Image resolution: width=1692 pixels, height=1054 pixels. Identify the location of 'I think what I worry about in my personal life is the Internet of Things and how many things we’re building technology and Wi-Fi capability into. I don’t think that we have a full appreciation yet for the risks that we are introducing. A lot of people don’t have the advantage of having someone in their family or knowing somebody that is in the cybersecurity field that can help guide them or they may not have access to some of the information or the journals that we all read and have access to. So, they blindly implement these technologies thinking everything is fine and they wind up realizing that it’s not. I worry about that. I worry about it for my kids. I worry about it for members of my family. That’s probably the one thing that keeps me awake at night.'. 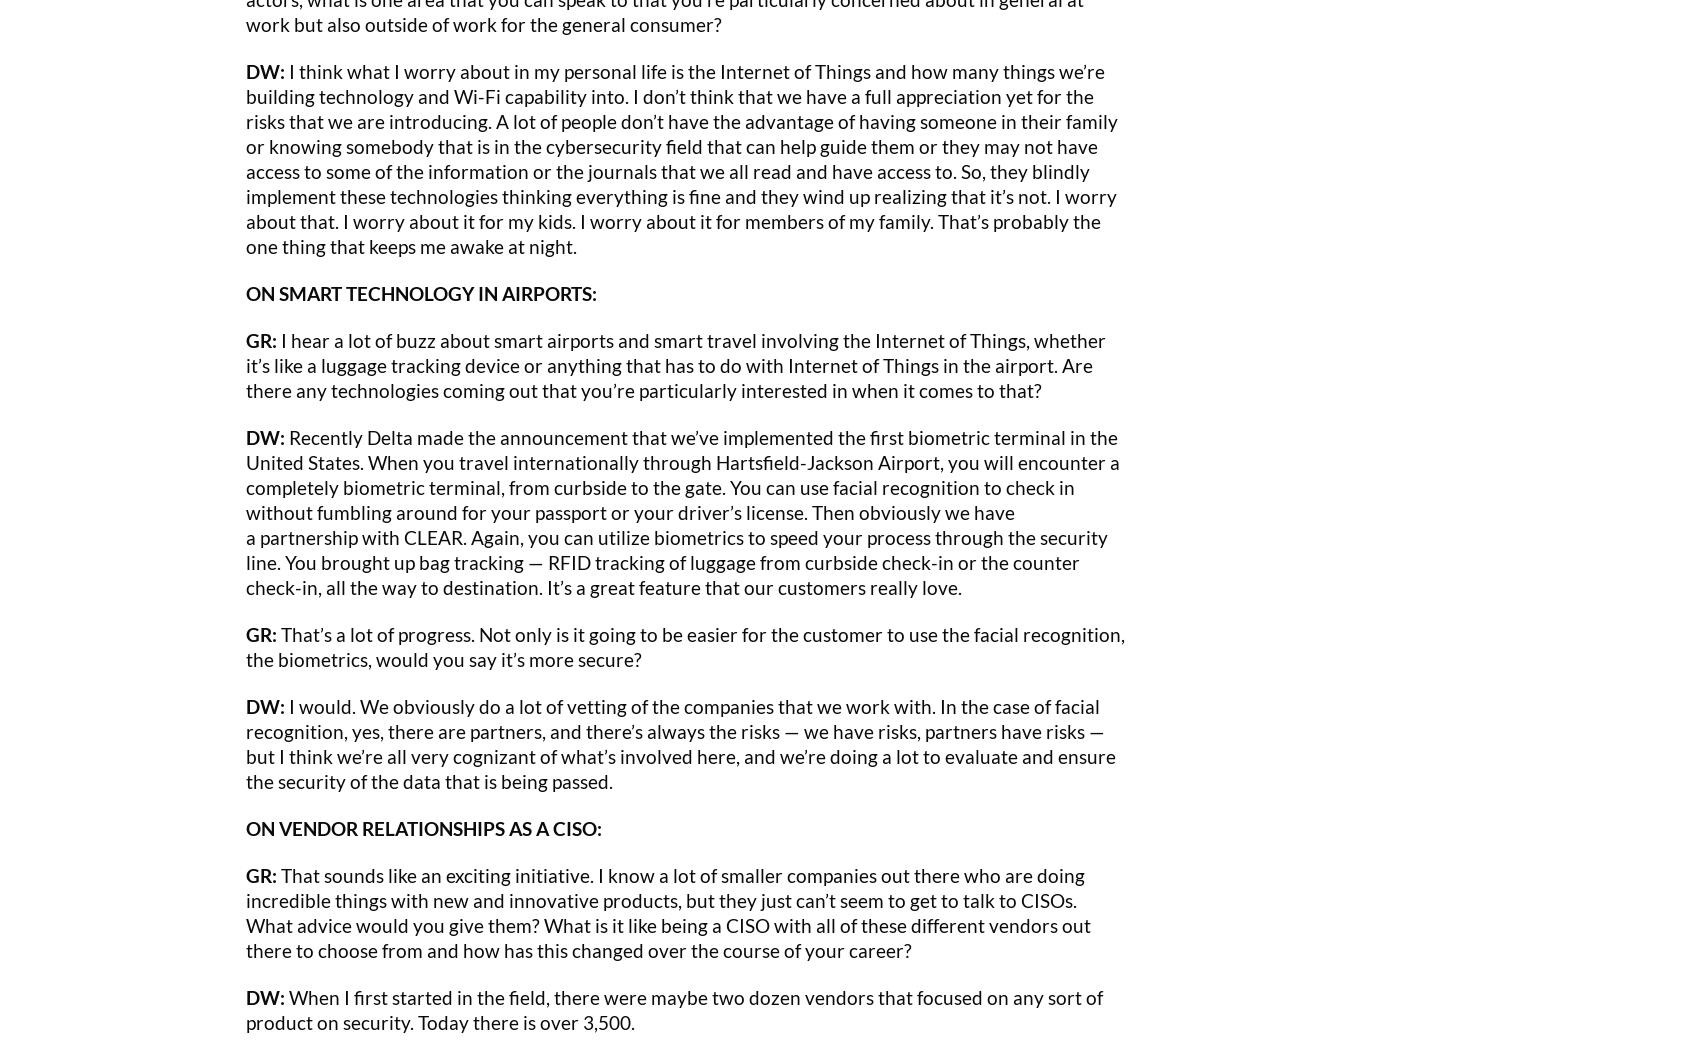
(682, 157).